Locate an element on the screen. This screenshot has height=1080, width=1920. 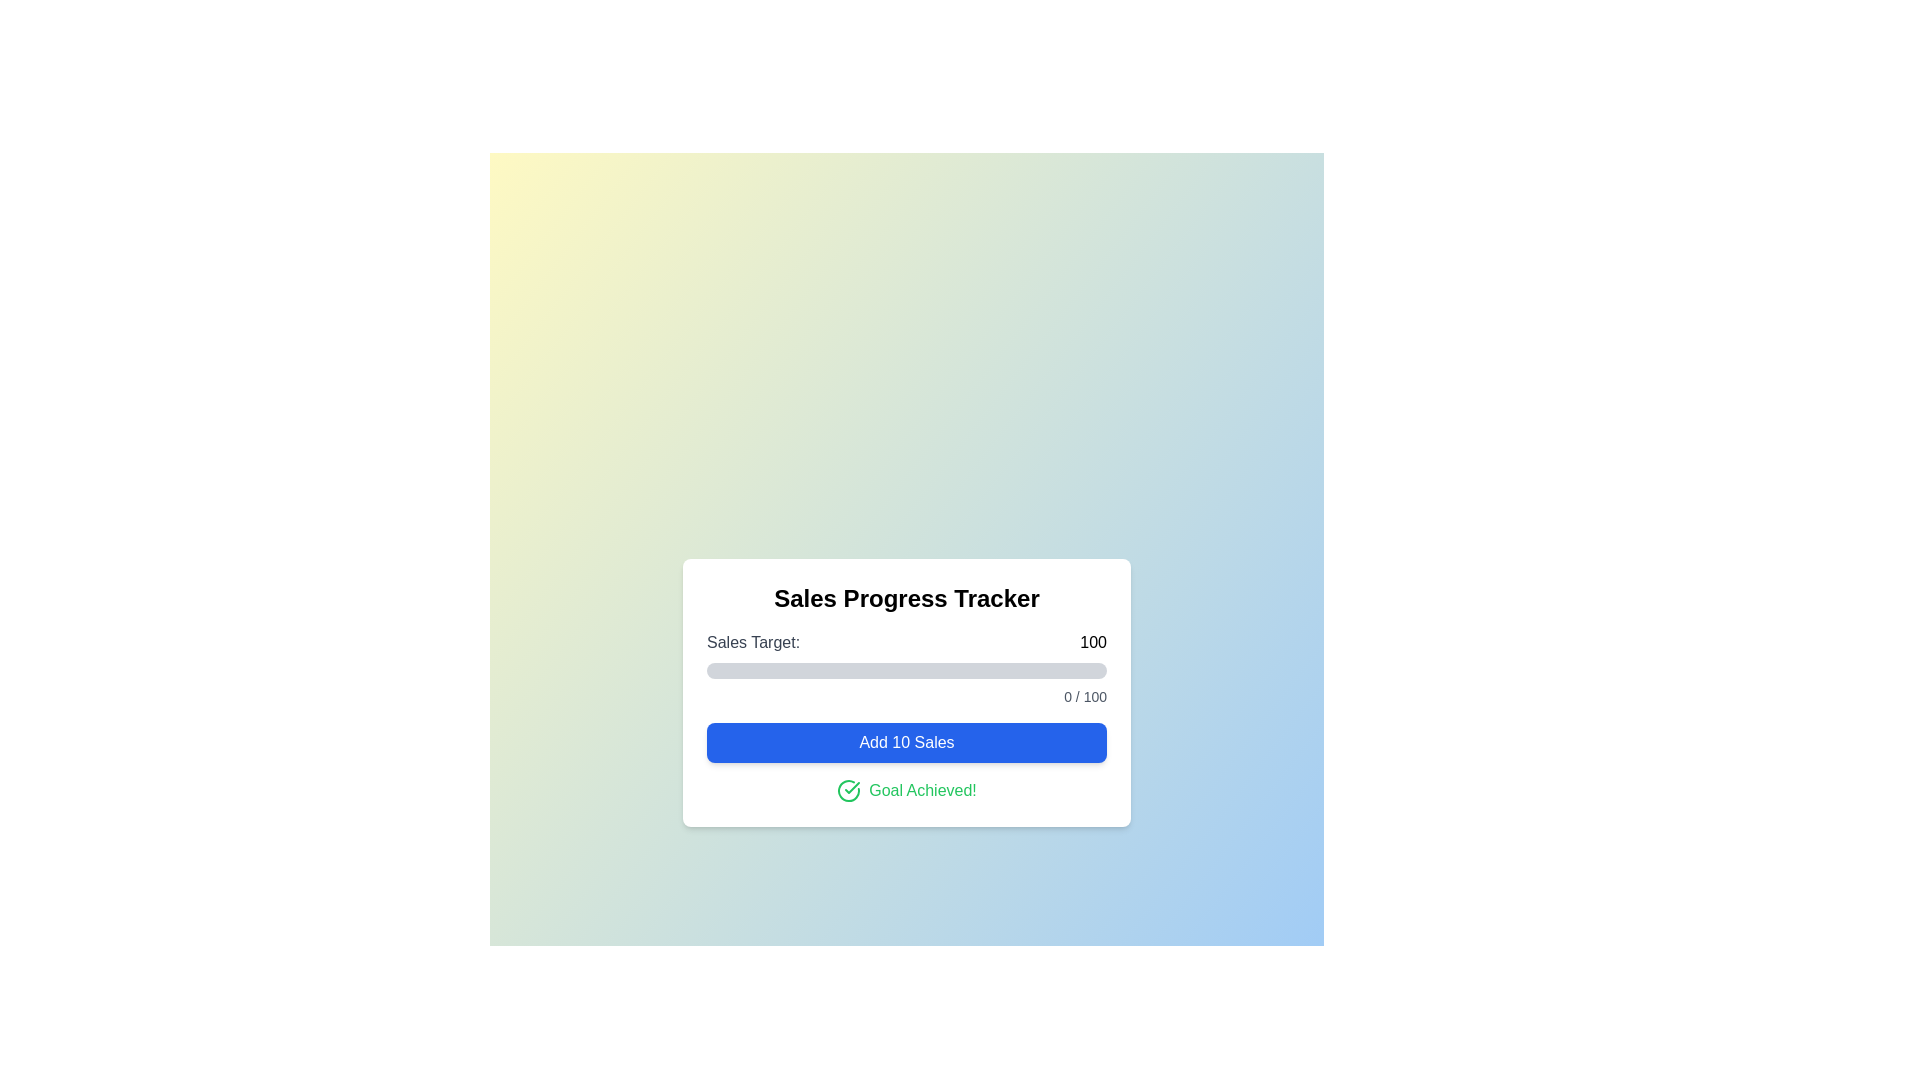
the decorative icon indicating successful completion, located to the left of the 'Goal Achieved!' label is located at coordinates (849, 789).